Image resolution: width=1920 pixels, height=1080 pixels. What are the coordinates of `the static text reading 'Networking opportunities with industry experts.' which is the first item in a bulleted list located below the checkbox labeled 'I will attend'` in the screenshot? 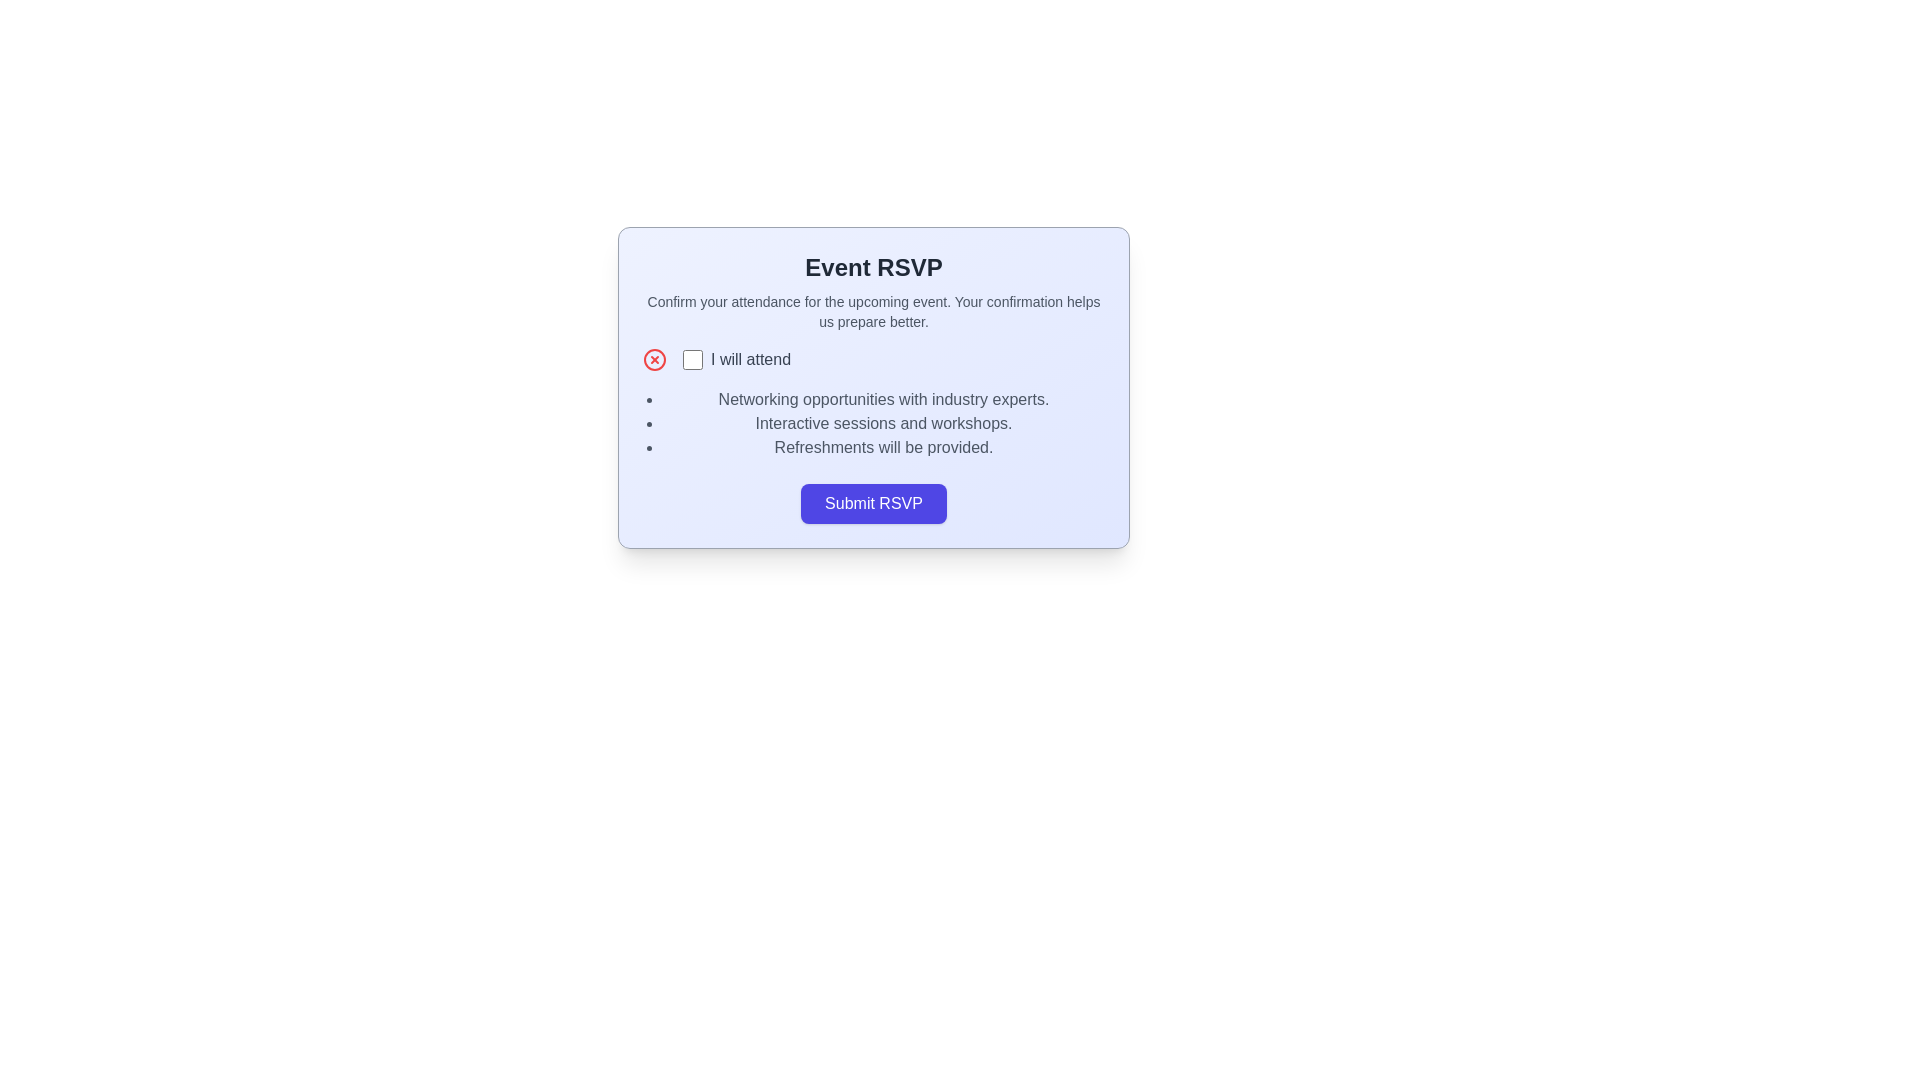 It's located at (882, 400).